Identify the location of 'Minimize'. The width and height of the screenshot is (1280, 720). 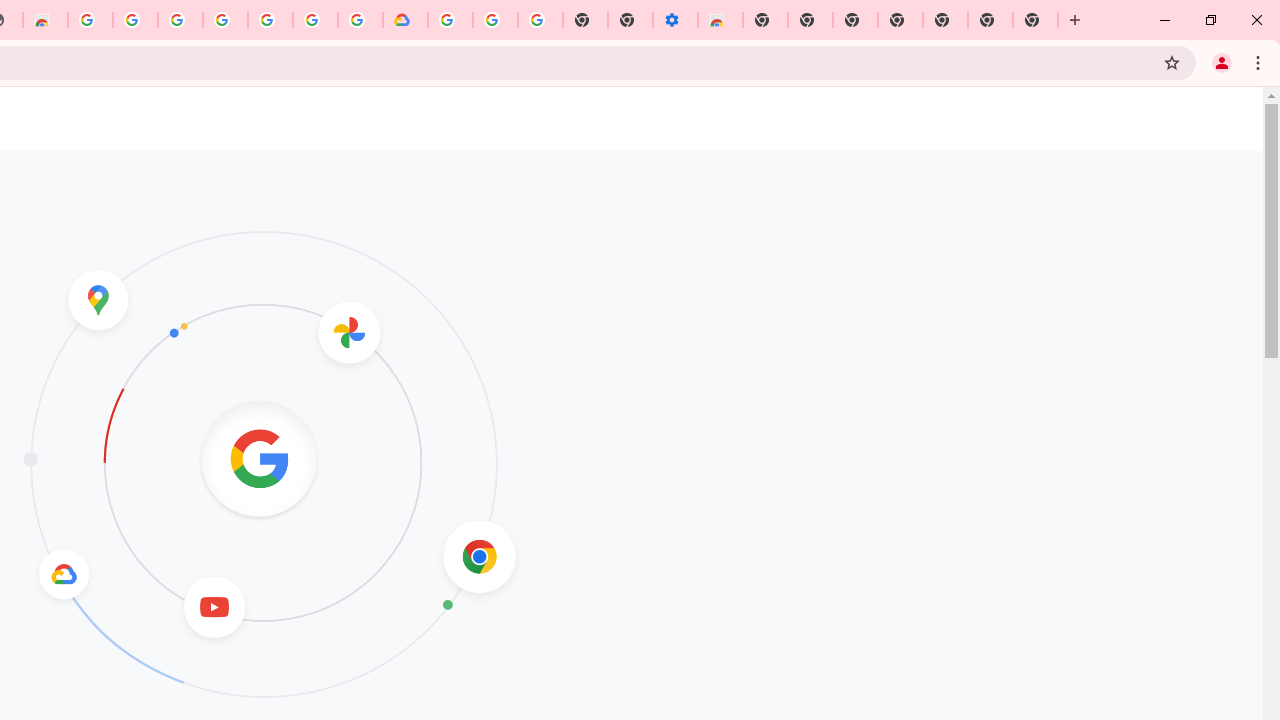
(1165, 20).